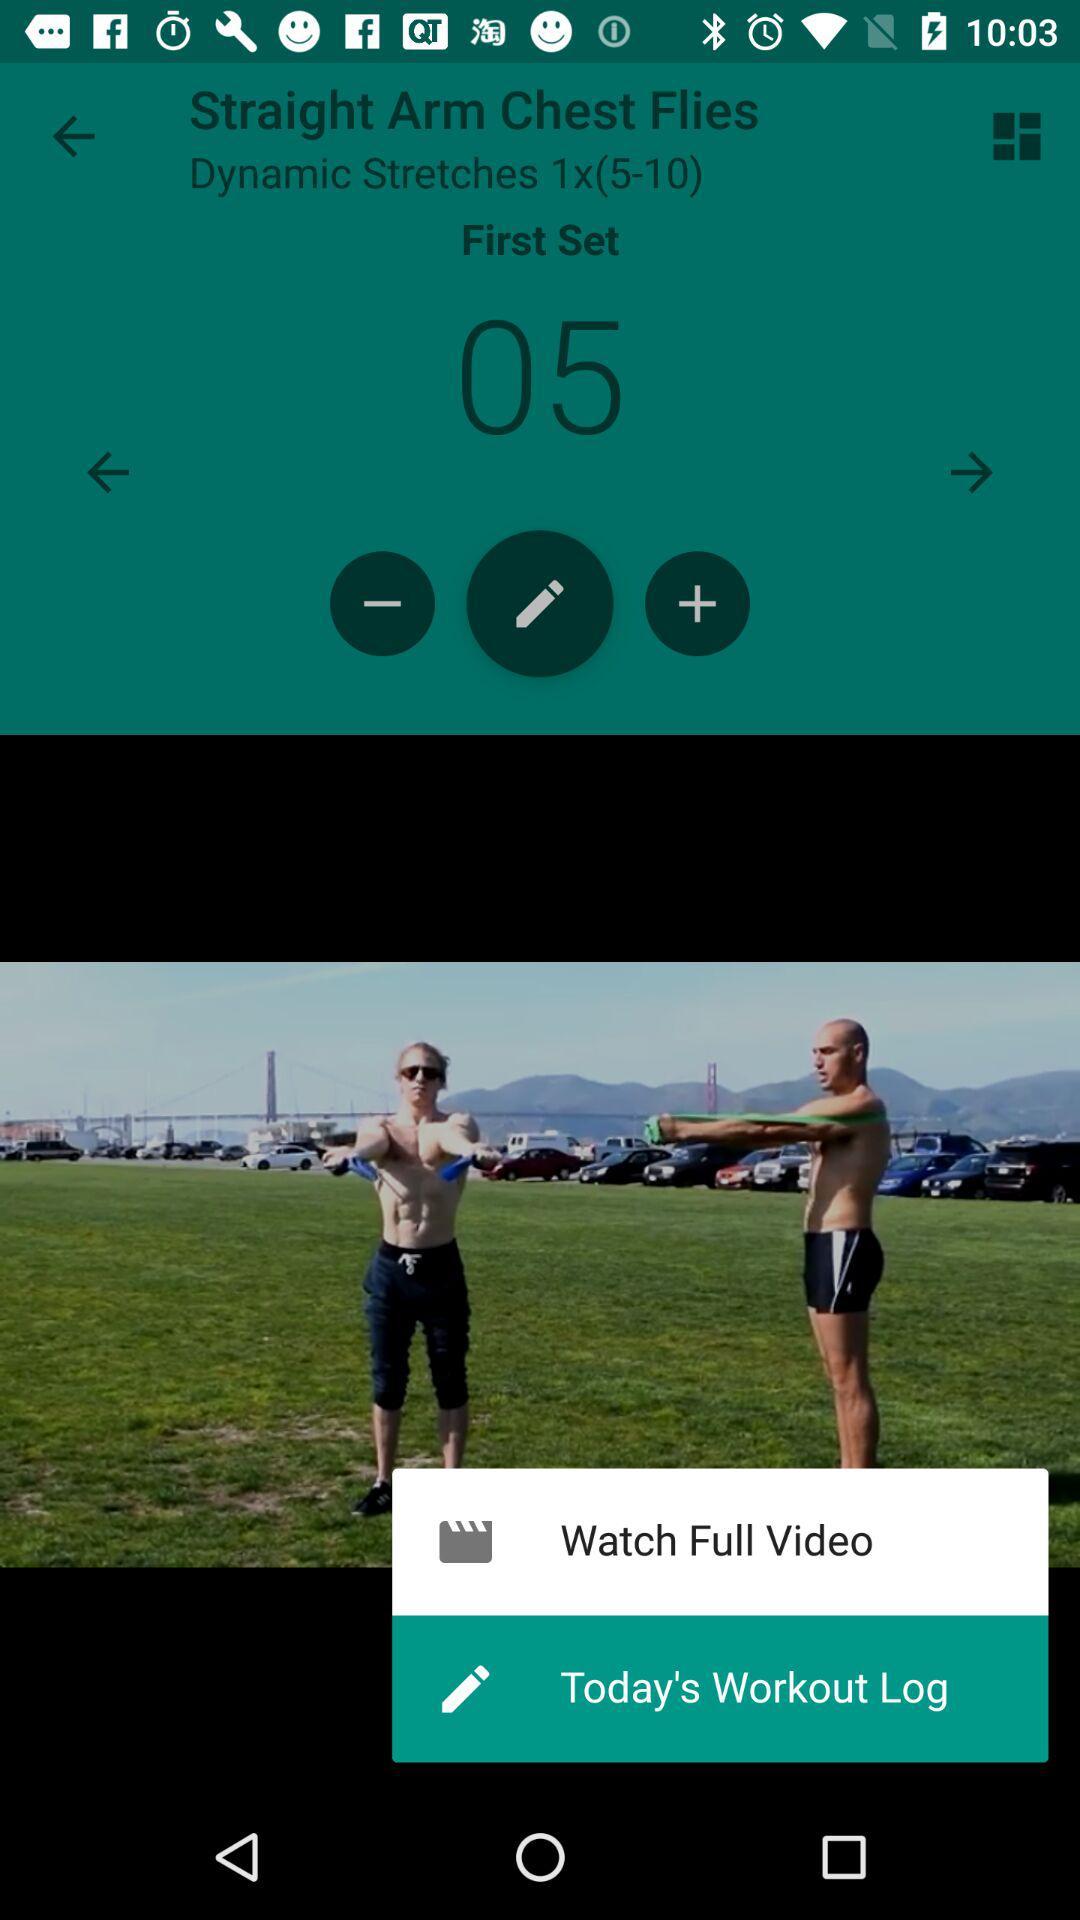  What do you see at coordinates (971, 471) in the screenshot?
I see `next` at bounding box center [971, 471].